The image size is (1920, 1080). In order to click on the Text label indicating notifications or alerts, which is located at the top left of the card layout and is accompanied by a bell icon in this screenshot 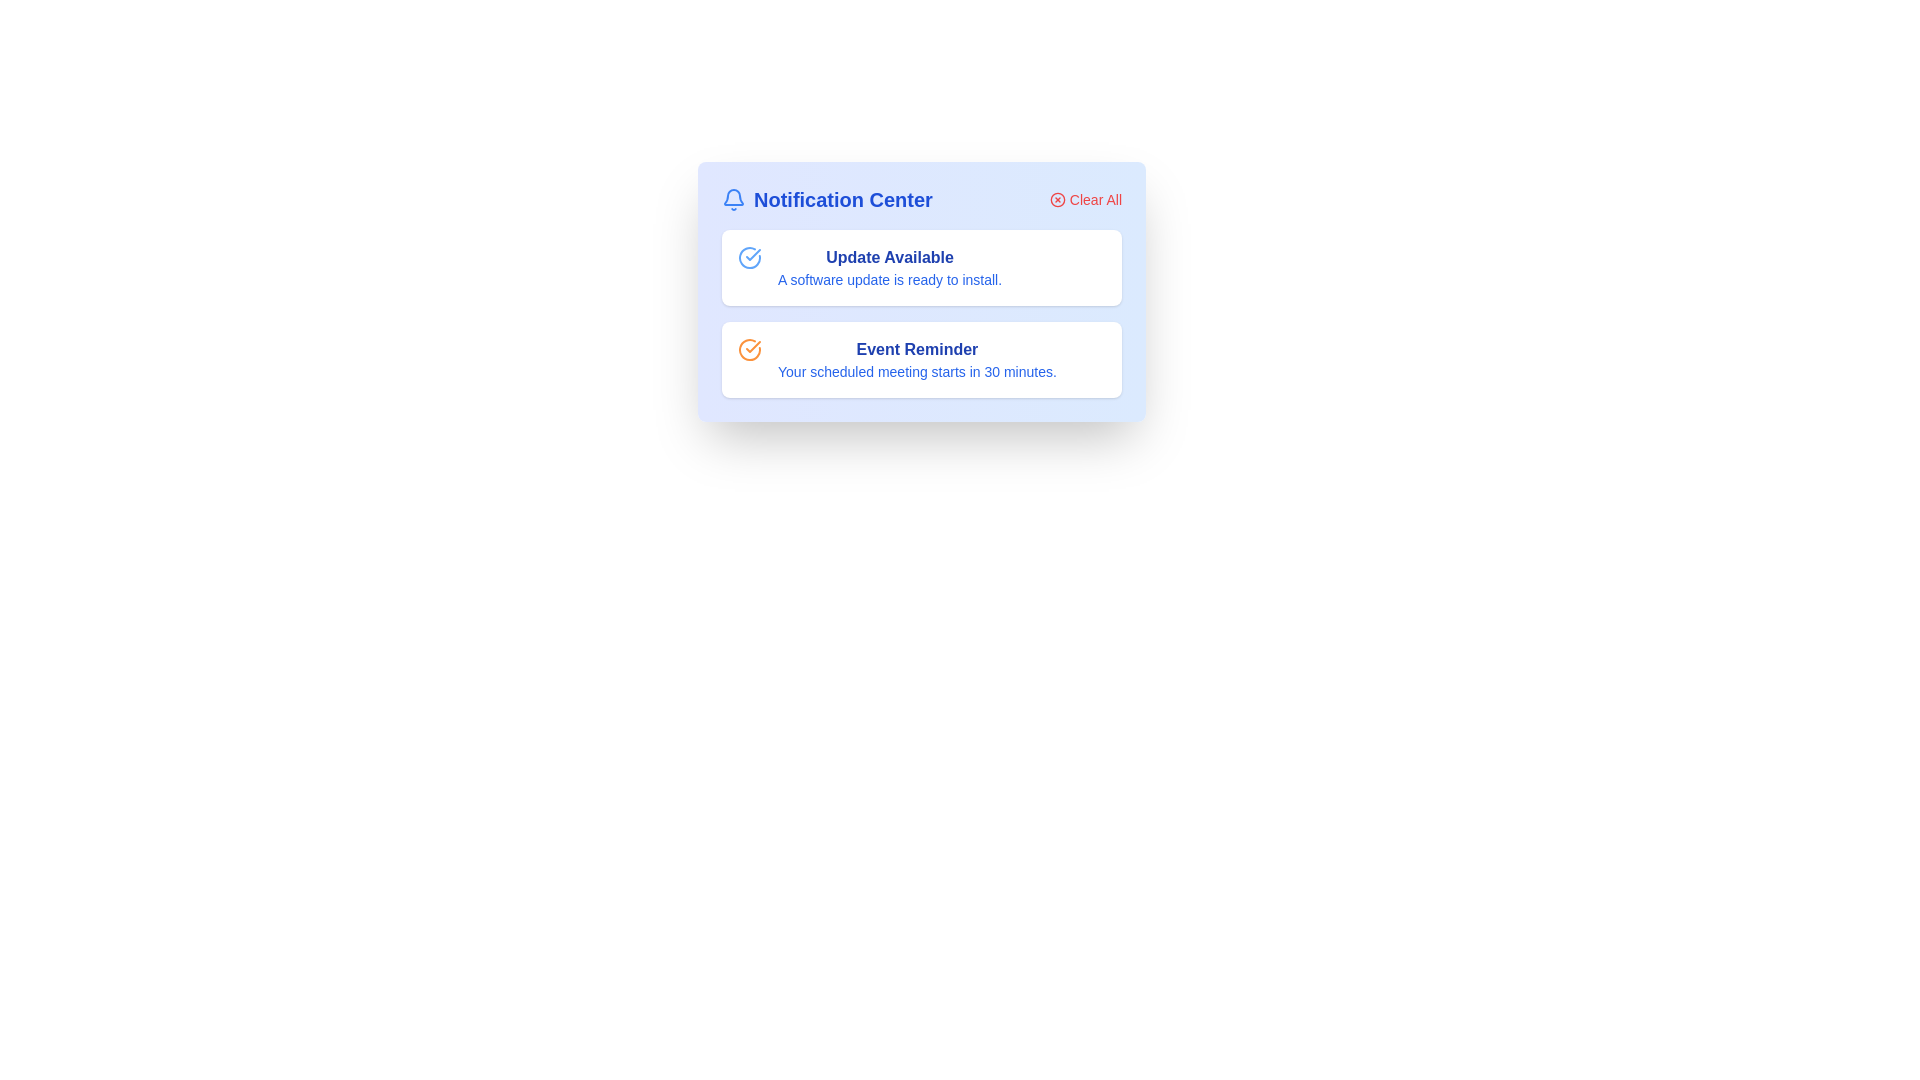, I will do `click(827, 200)`.